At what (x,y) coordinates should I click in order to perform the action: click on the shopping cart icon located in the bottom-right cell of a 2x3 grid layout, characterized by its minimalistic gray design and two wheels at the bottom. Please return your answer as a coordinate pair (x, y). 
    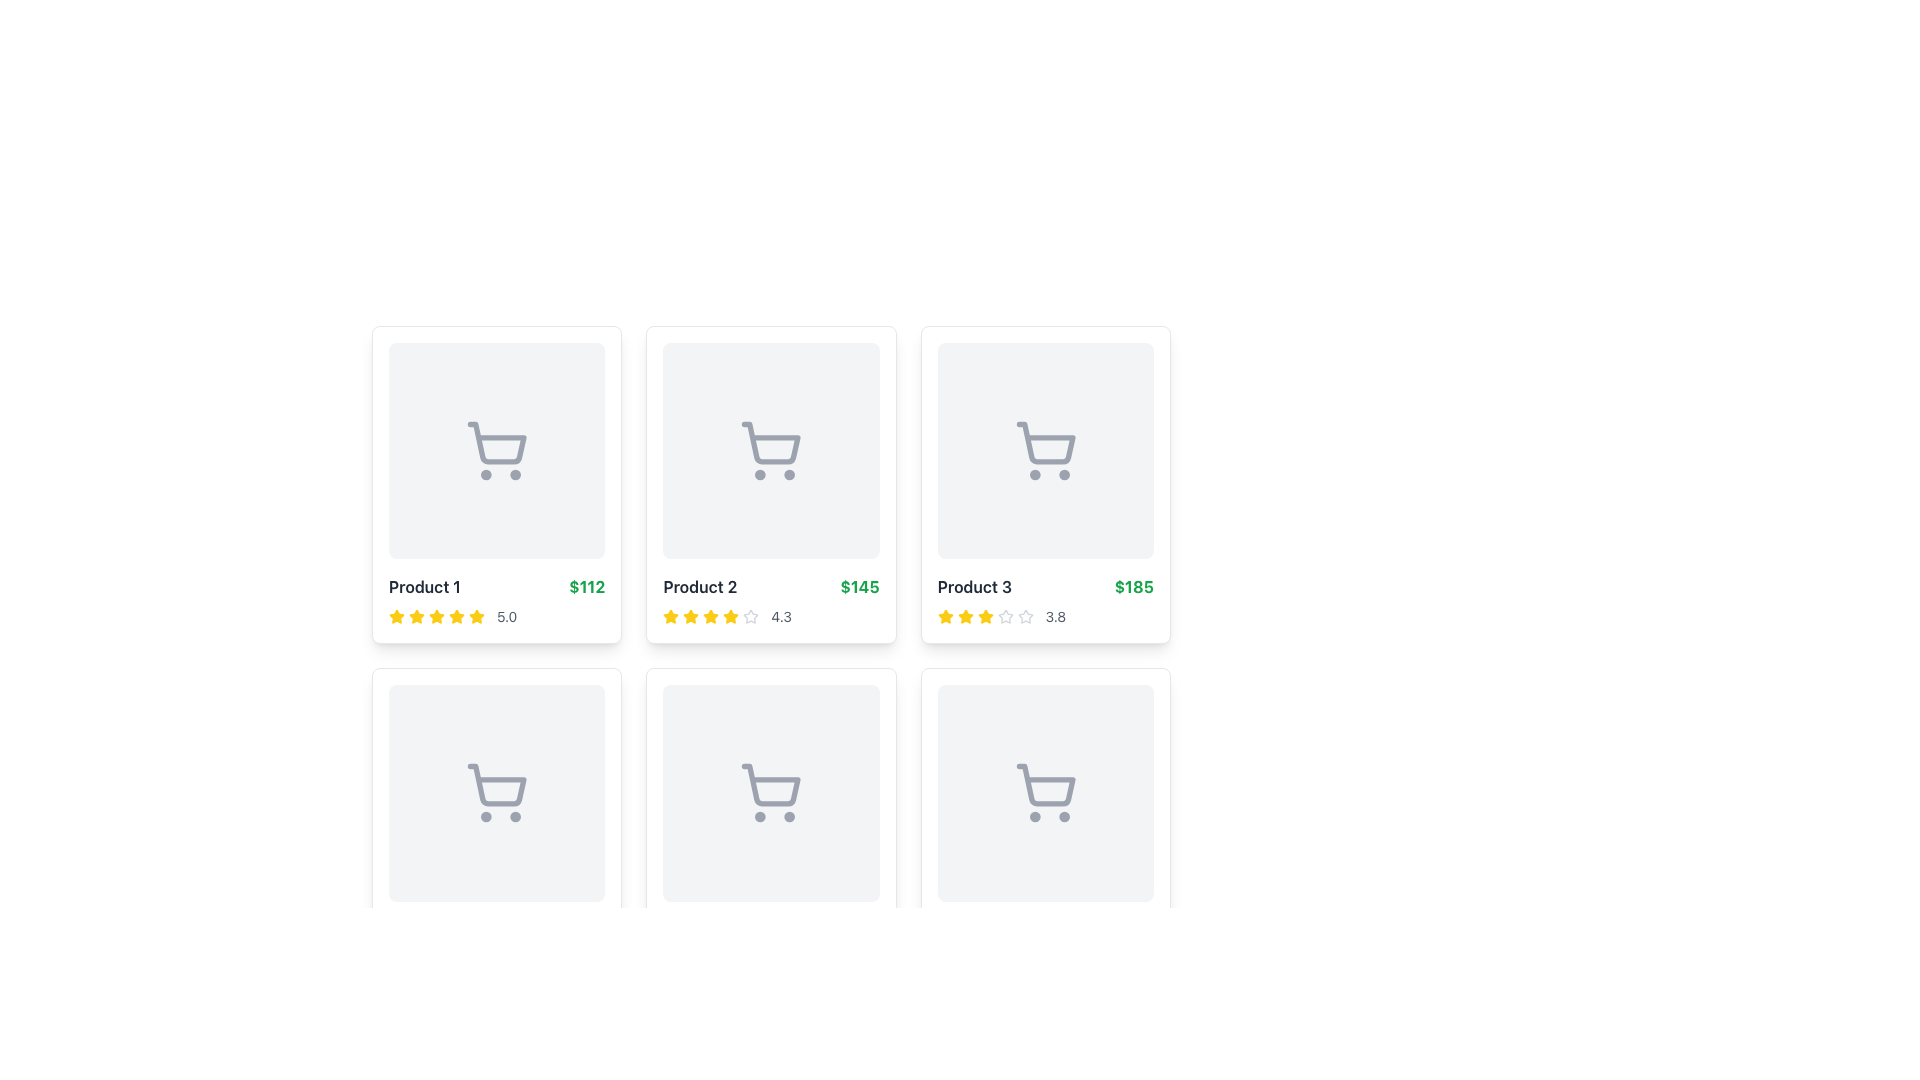
    Looking at the image, I should click on (1044, 792).